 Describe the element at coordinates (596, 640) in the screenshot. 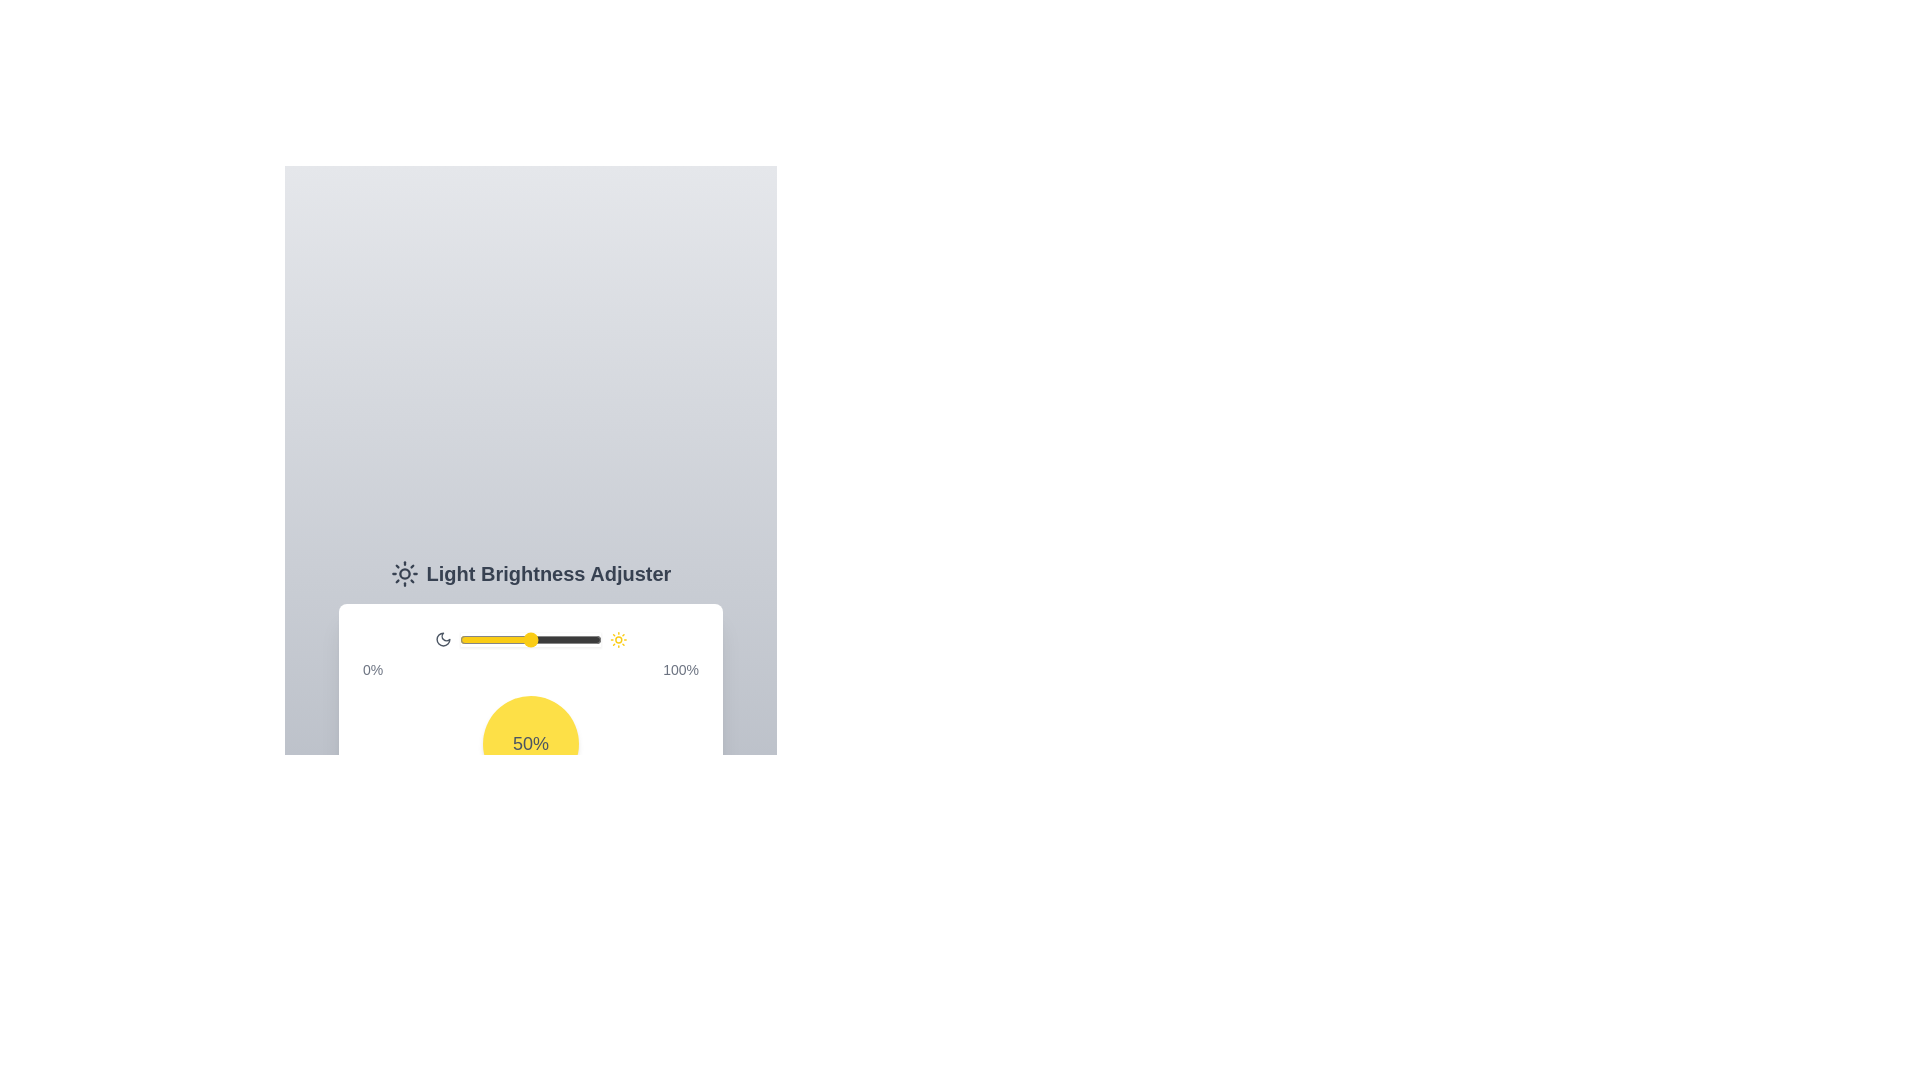

I see `the brightness to 97%` at that location.